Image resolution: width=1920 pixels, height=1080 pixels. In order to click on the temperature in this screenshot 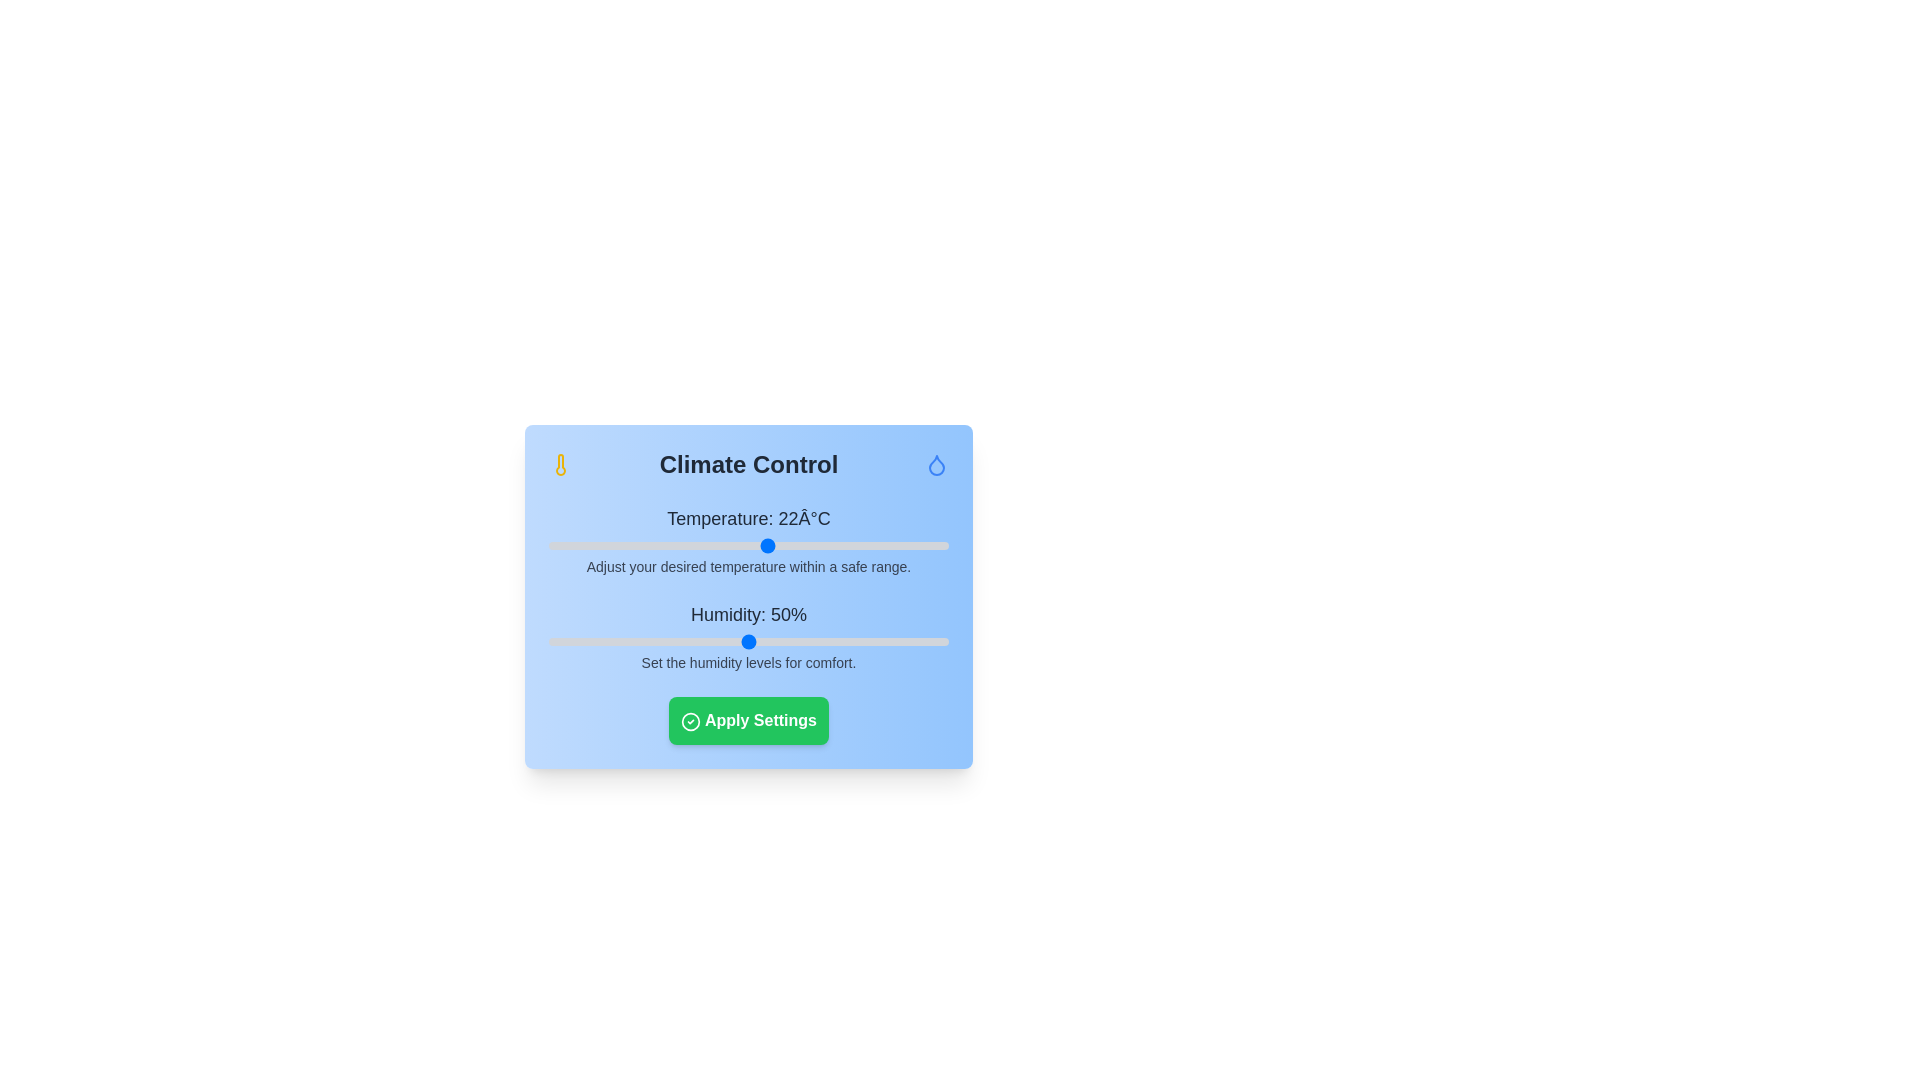, I will do `click(648, 546)`.